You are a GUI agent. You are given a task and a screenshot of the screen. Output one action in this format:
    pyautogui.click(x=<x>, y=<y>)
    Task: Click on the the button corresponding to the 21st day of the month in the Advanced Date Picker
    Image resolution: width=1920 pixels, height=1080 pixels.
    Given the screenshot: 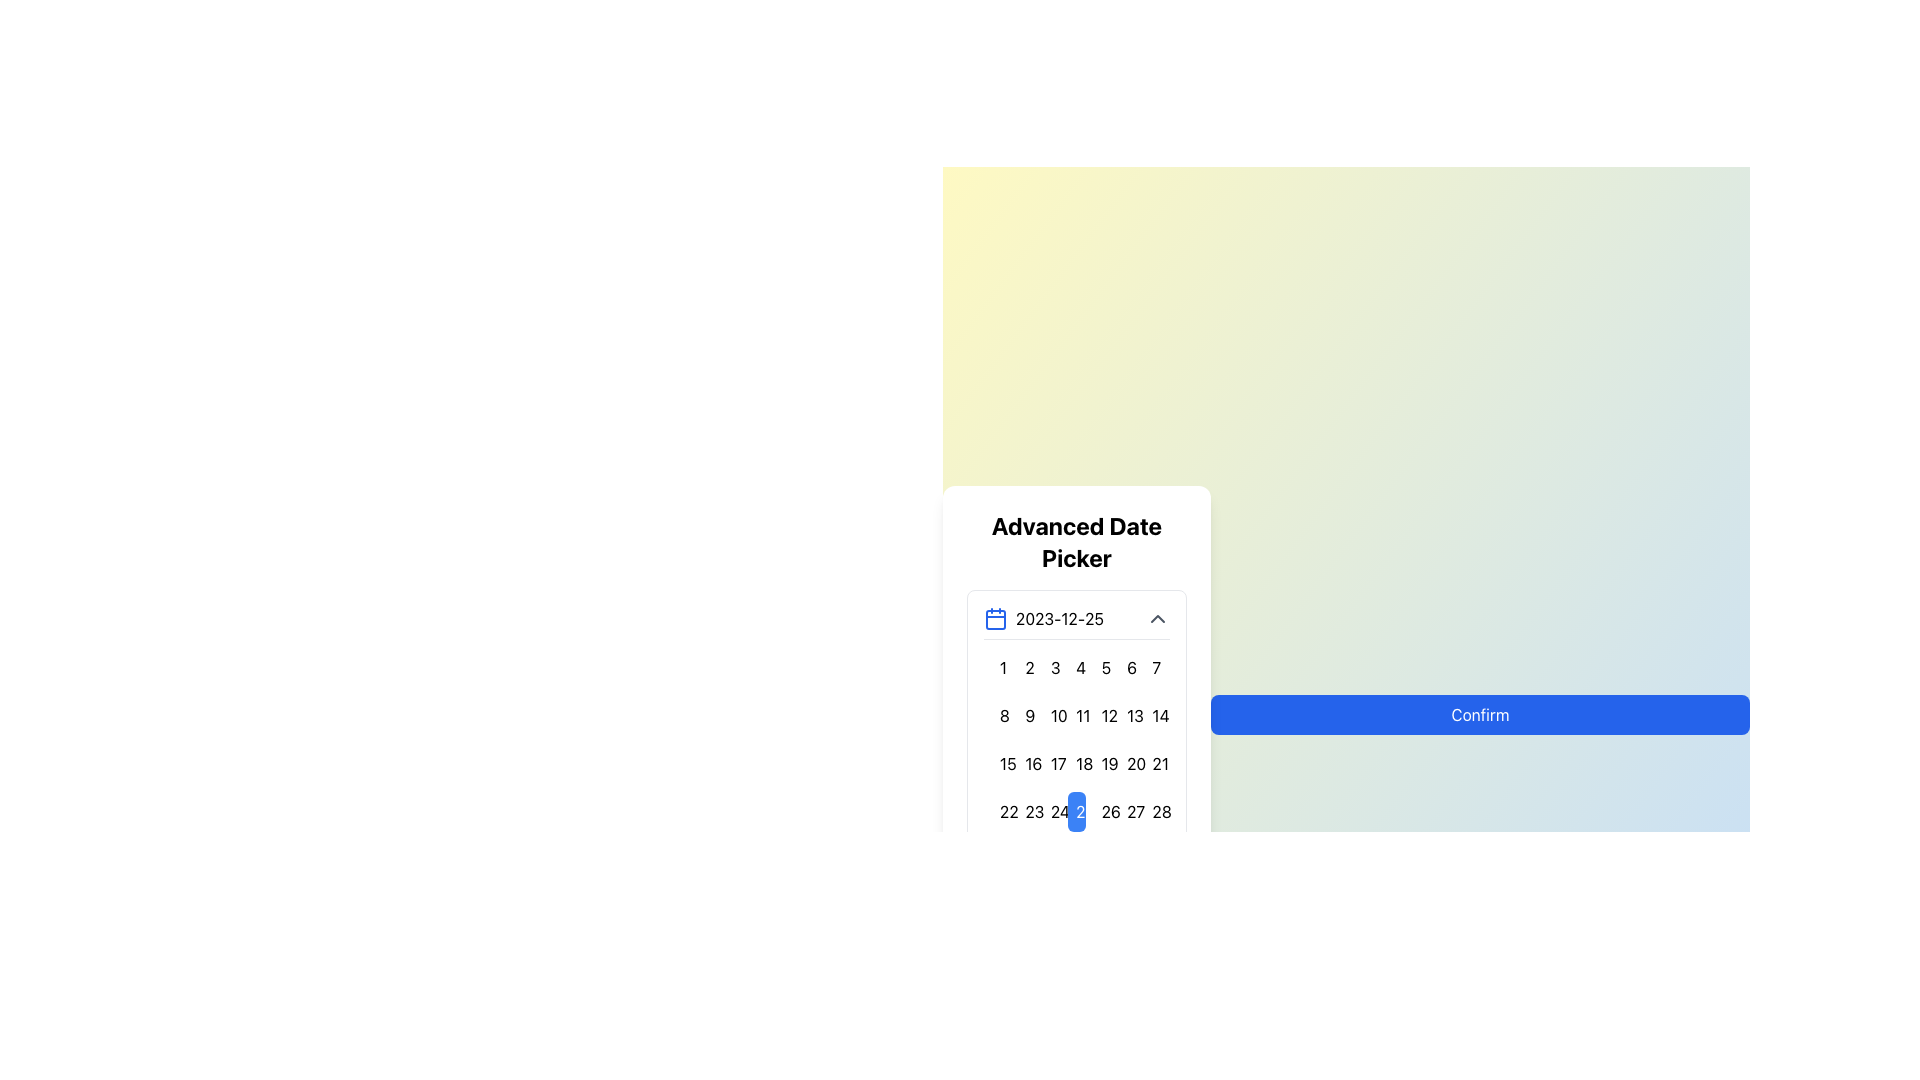 What is the action you would take?
    pyautogui.click(x=1153, y=763)
    